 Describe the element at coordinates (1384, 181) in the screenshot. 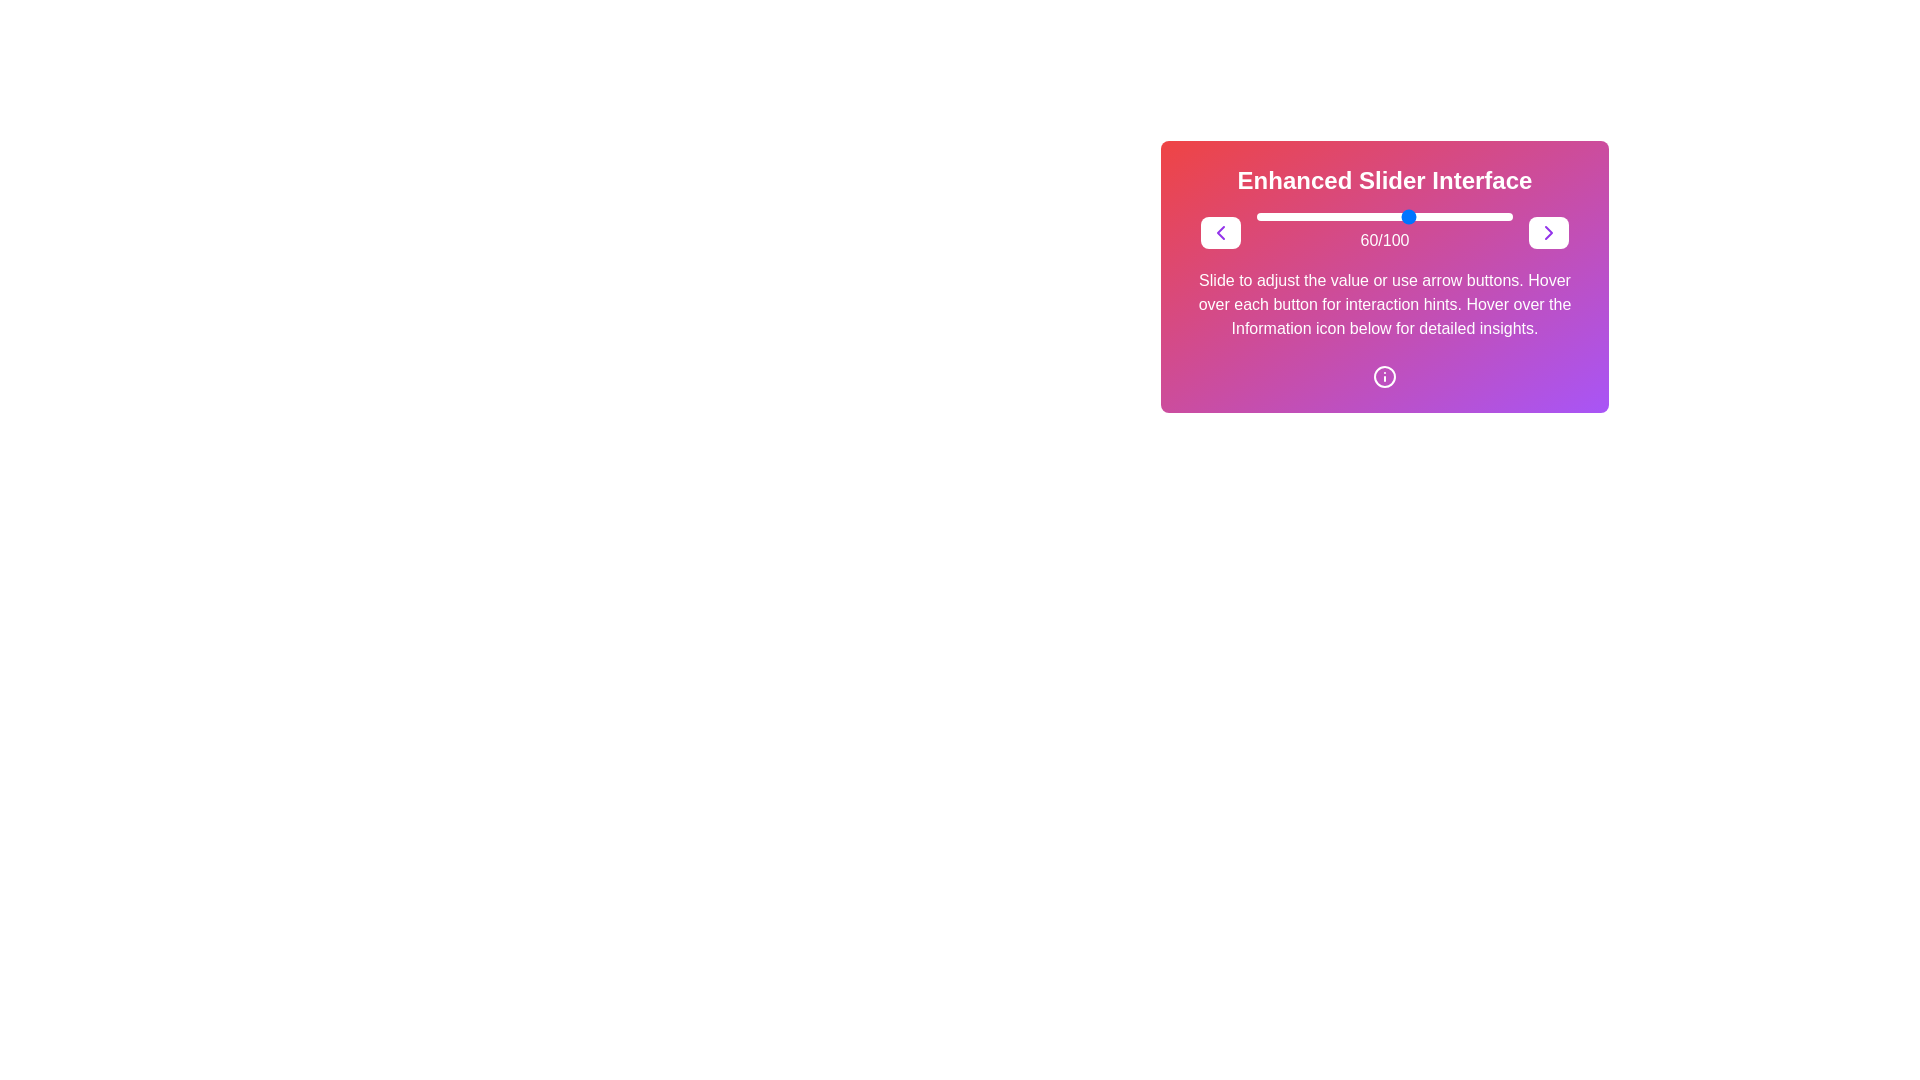

I see `header text label positioned at the top of the gradient-colored card, which indicates the main functionality of the section` at that location.